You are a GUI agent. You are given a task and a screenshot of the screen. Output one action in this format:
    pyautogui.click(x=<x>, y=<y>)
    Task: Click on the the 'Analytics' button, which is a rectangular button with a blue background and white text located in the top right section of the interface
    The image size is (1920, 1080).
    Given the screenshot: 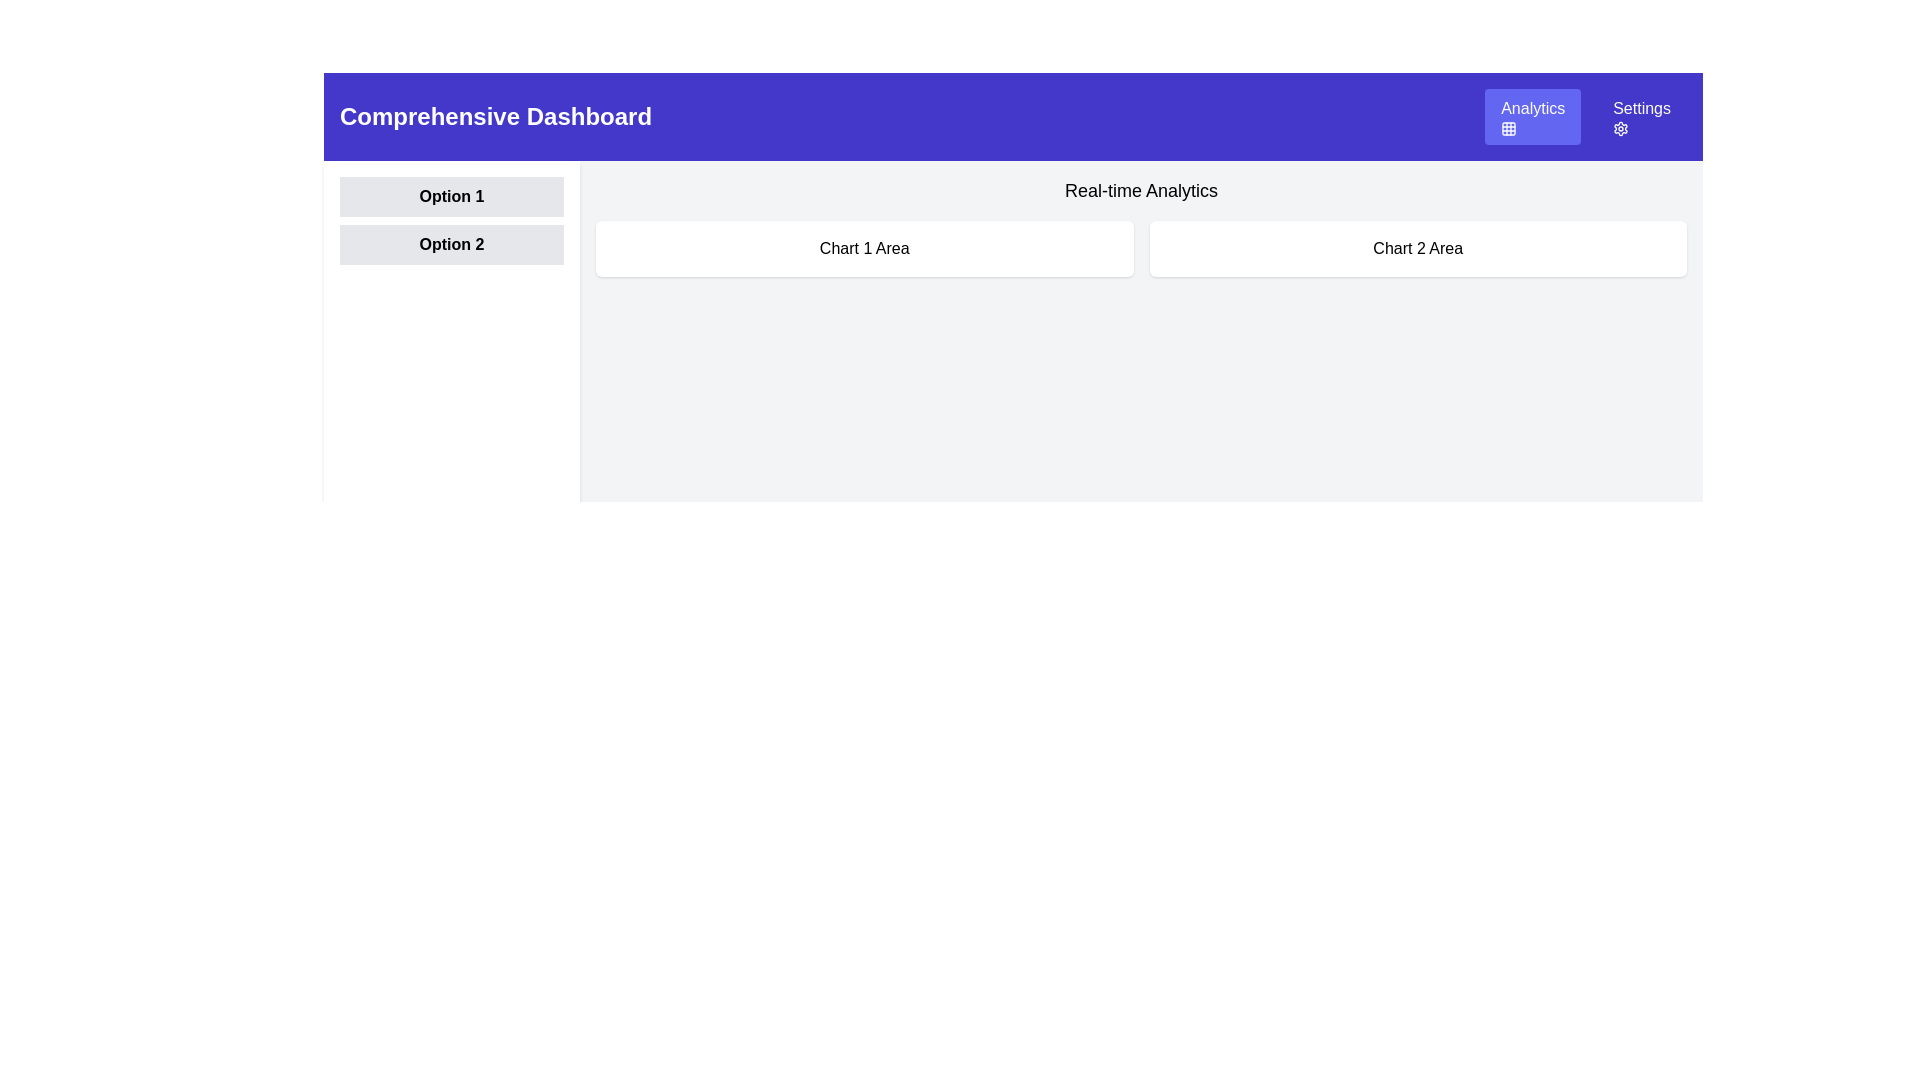 What is the action you would take?
    pyautogui.click(x=1532, y=116)
    